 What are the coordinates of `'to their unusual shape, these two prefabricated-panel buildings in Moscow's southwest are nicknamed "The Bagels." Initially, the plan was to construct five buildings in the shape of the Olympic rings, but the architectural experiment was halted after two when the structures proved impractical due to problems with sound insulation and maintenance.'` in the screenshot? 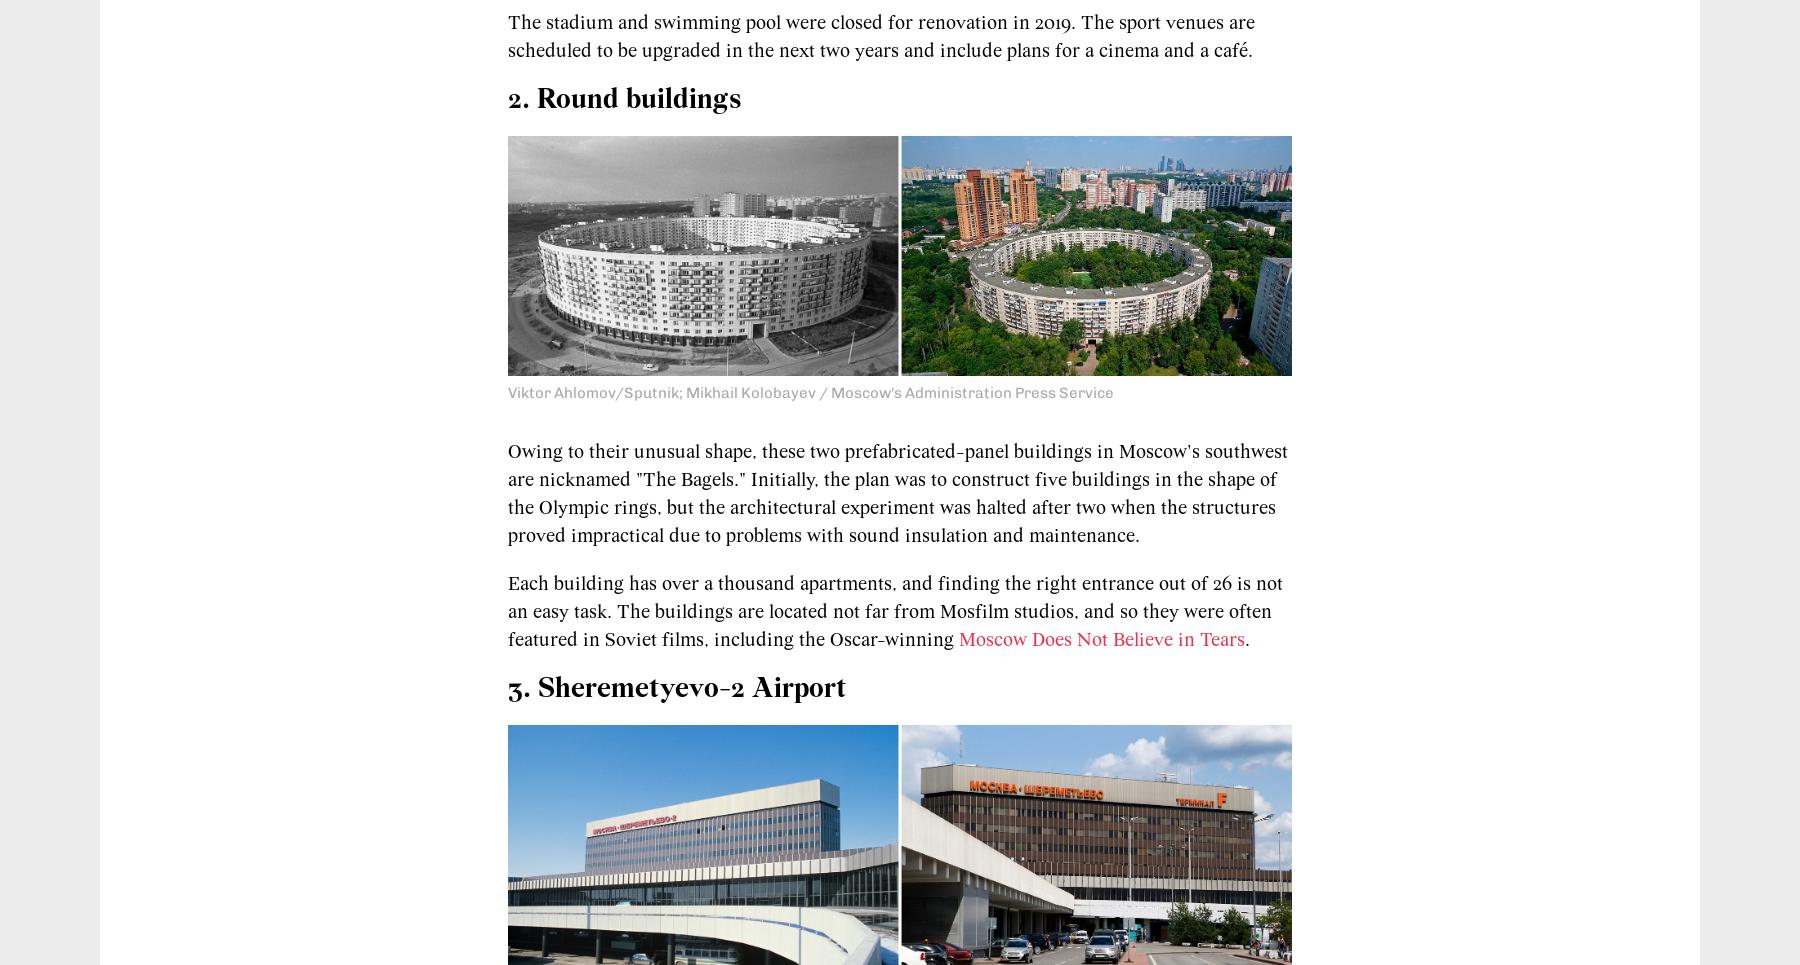 It's located at (506, 495).